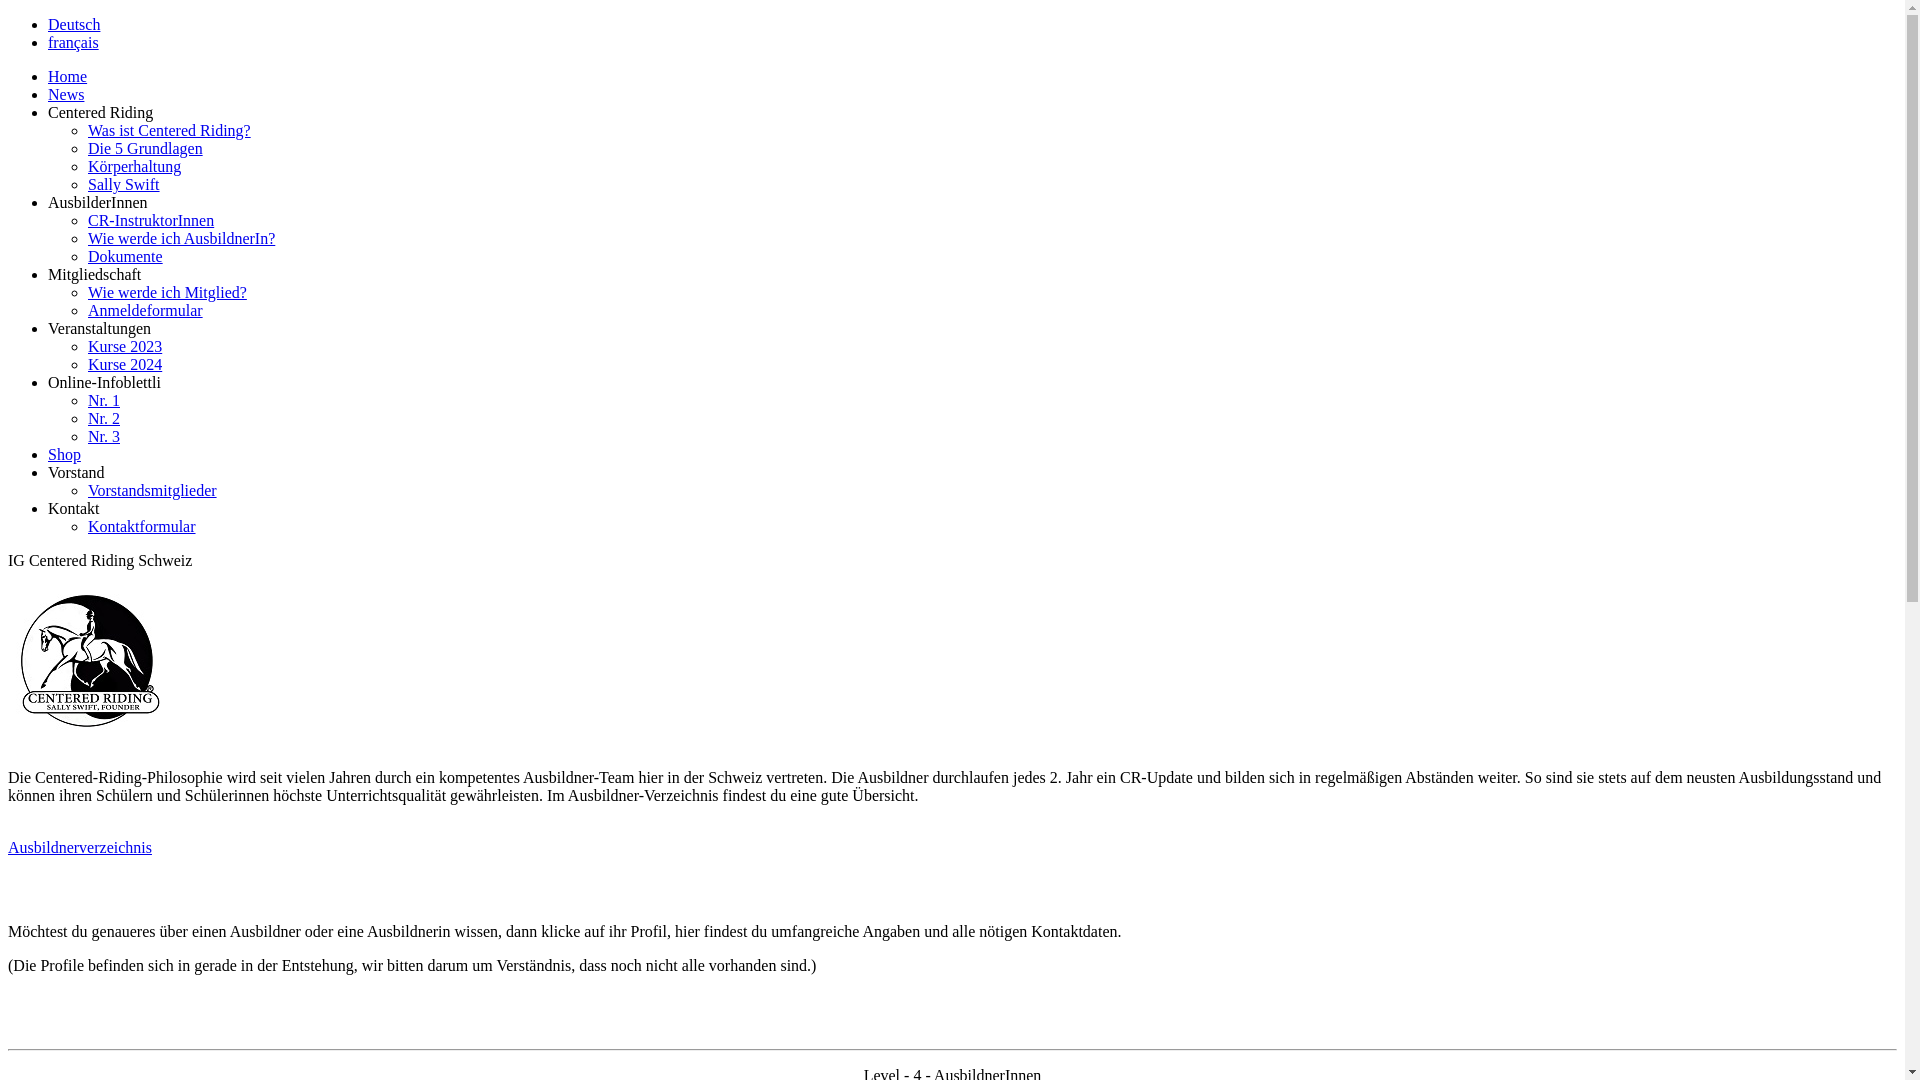 Image resolution: width=1920 pixels, height=1080 pixels. I want to click on 'Kurse 2024', so click(86, 364).